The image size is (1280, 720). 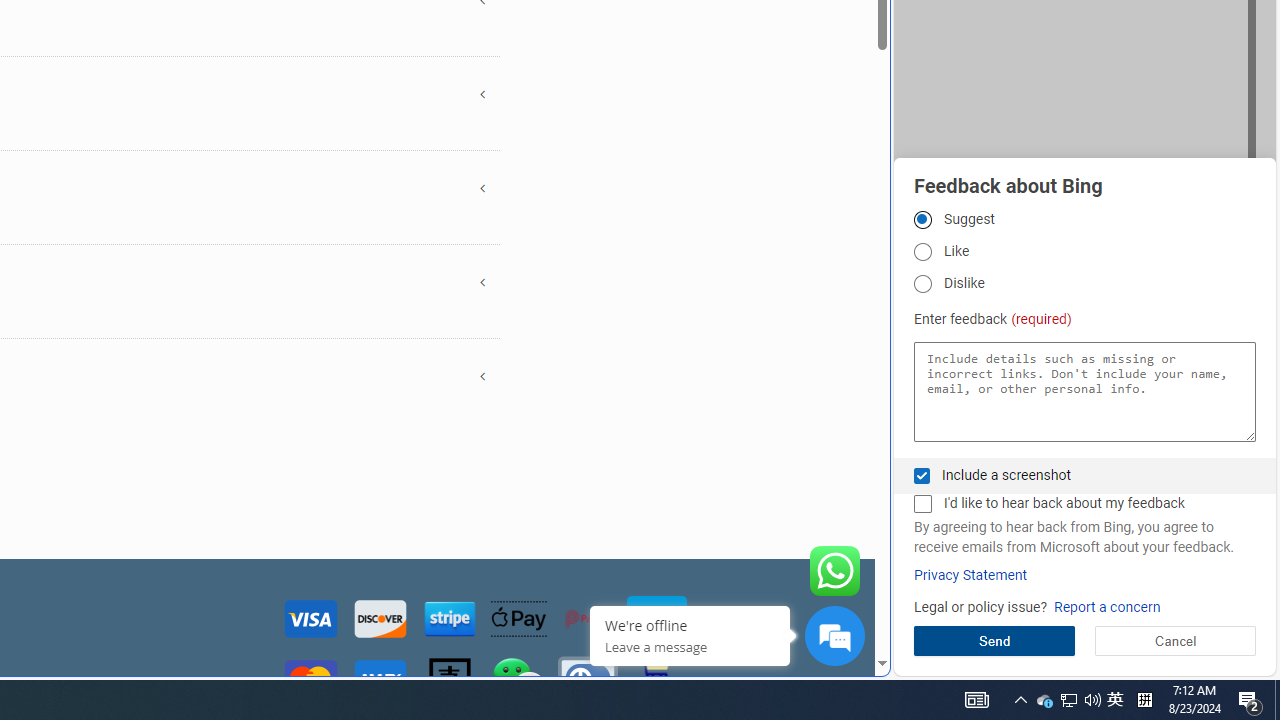 I want to click on 'Suggest', so click(x=921, y=219).